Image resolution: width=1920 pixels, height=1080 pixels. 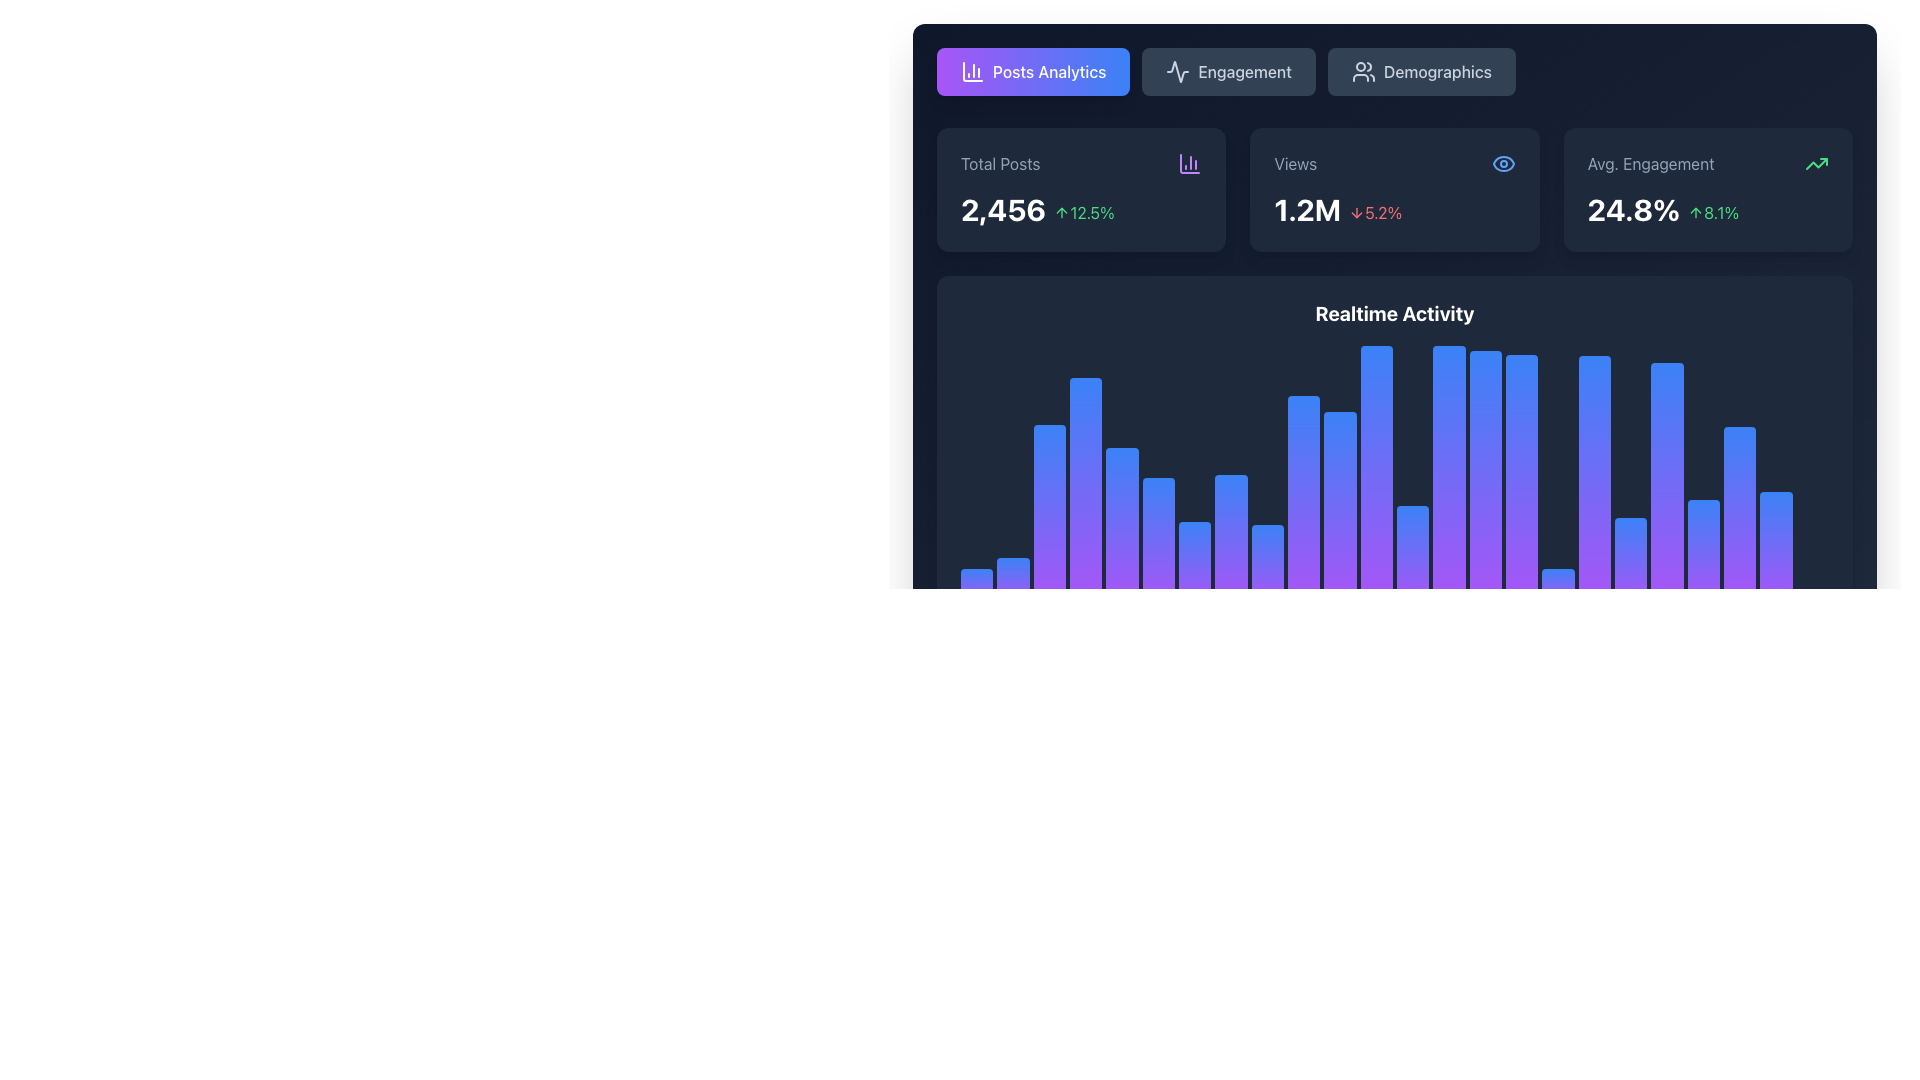 I want to click on the 23rd bar in the bar chart, so click(x=1738, y=552).